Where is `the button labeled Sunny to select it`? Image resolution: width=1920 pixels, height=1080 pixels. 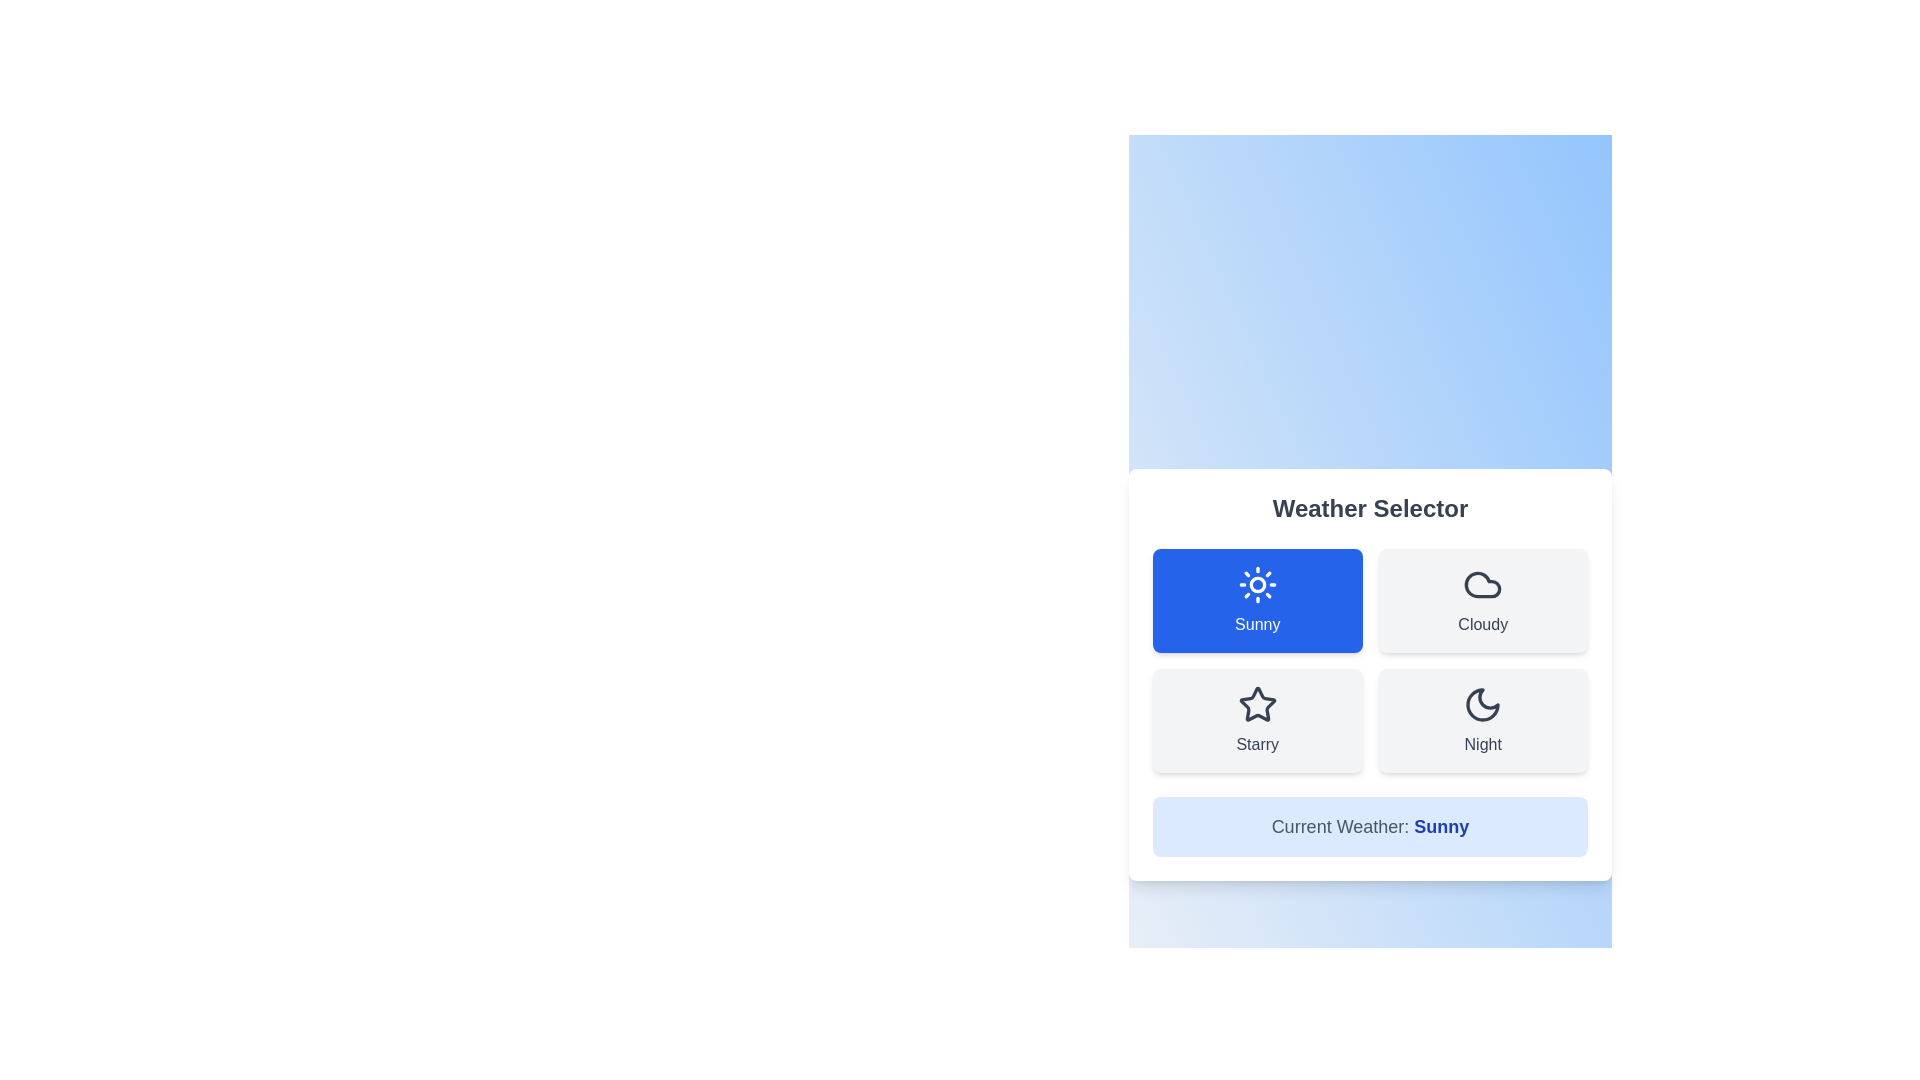 the button labeled Sunny to select it is located at coordinates (1256, 600).